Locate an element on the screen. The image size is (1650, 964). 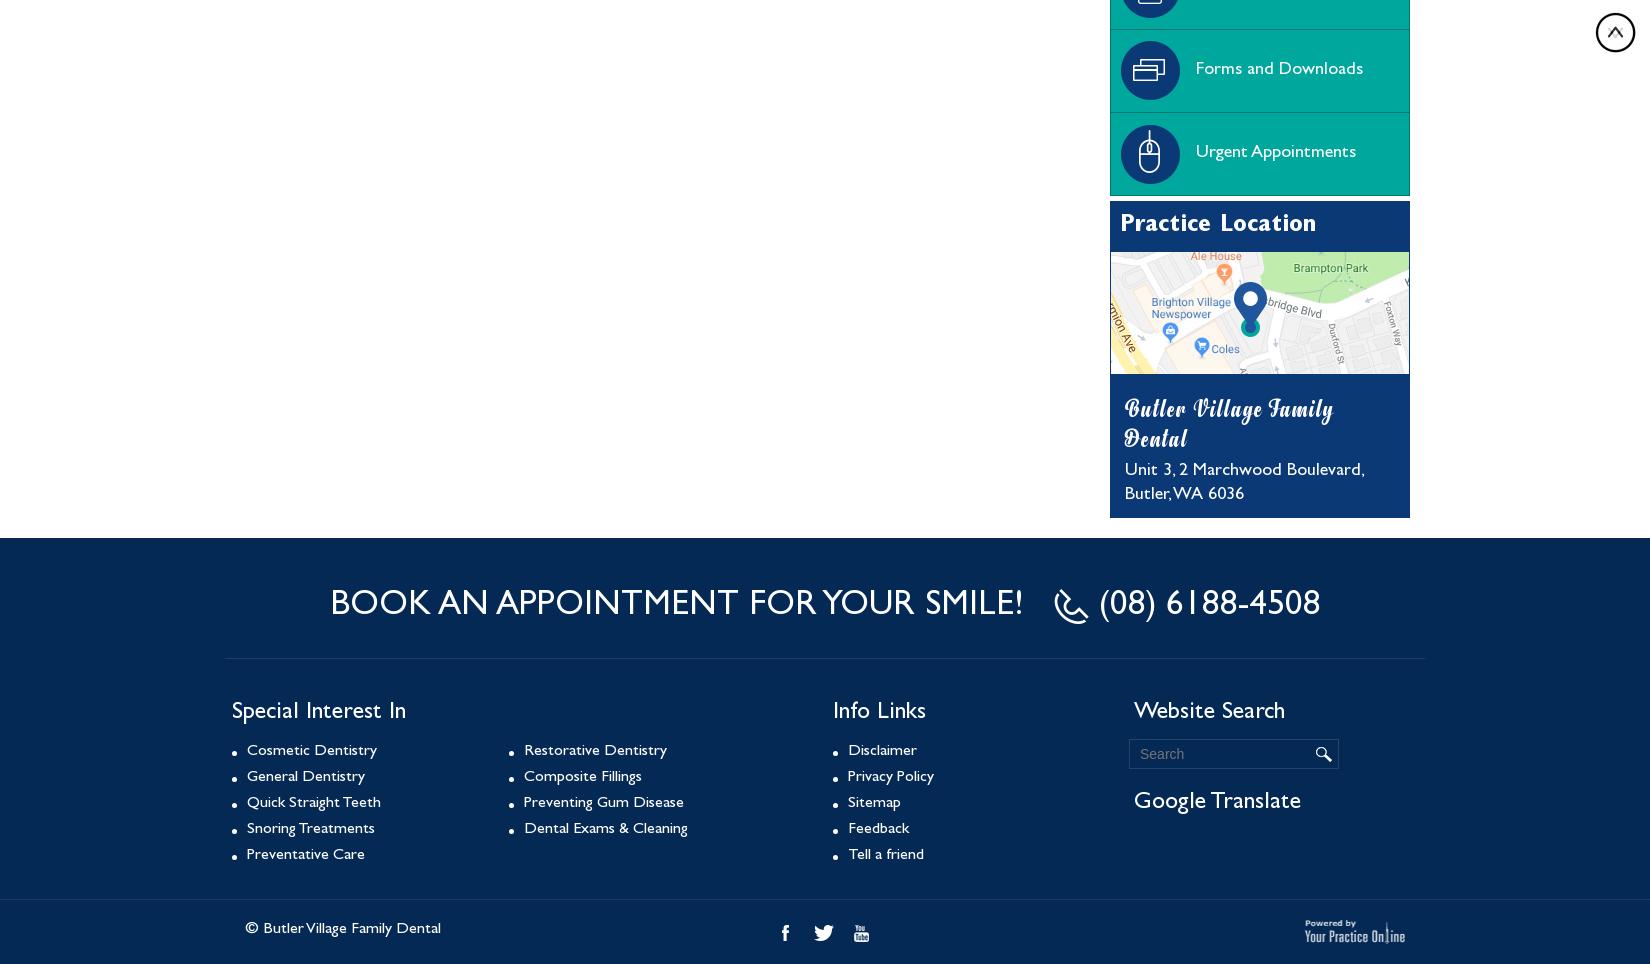
'Book an Appointment for Your Smile!' is located at coordinates (679, 607).